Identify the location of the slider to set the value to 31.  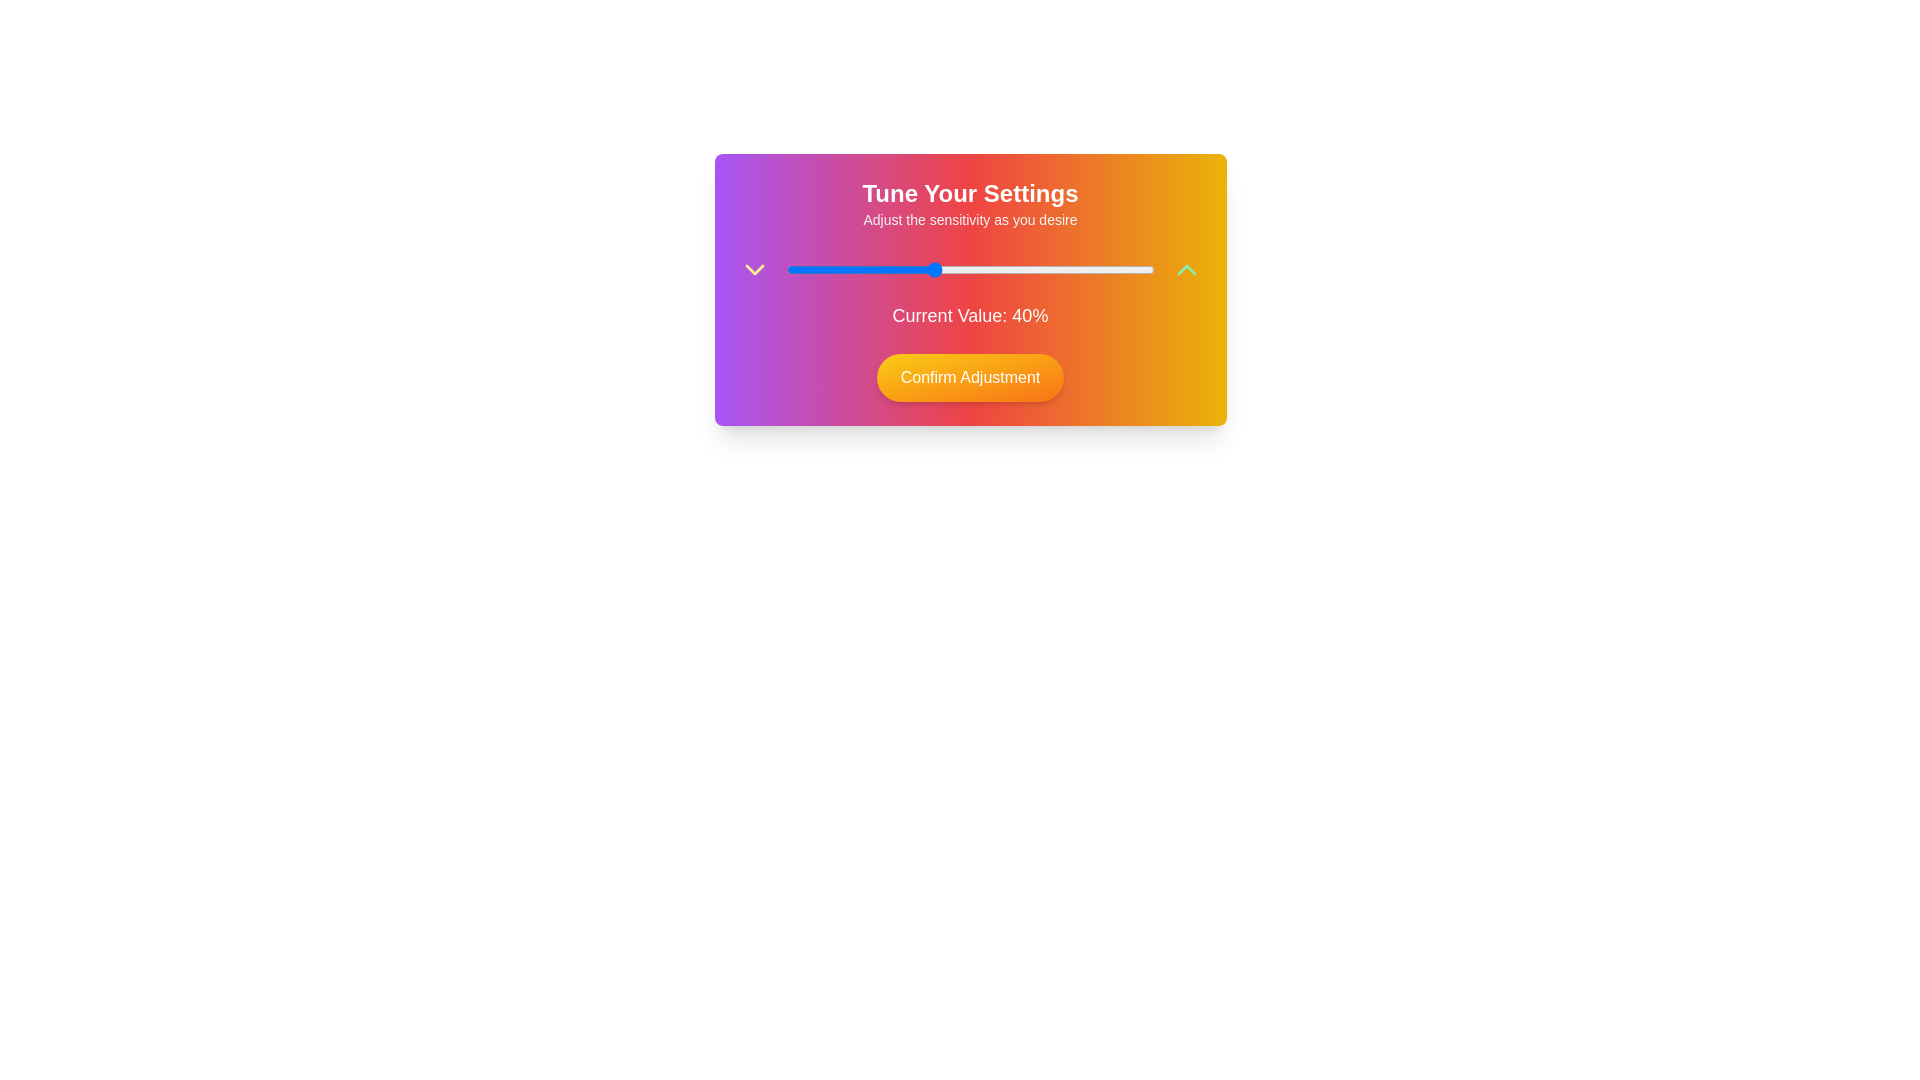
(899, 270).